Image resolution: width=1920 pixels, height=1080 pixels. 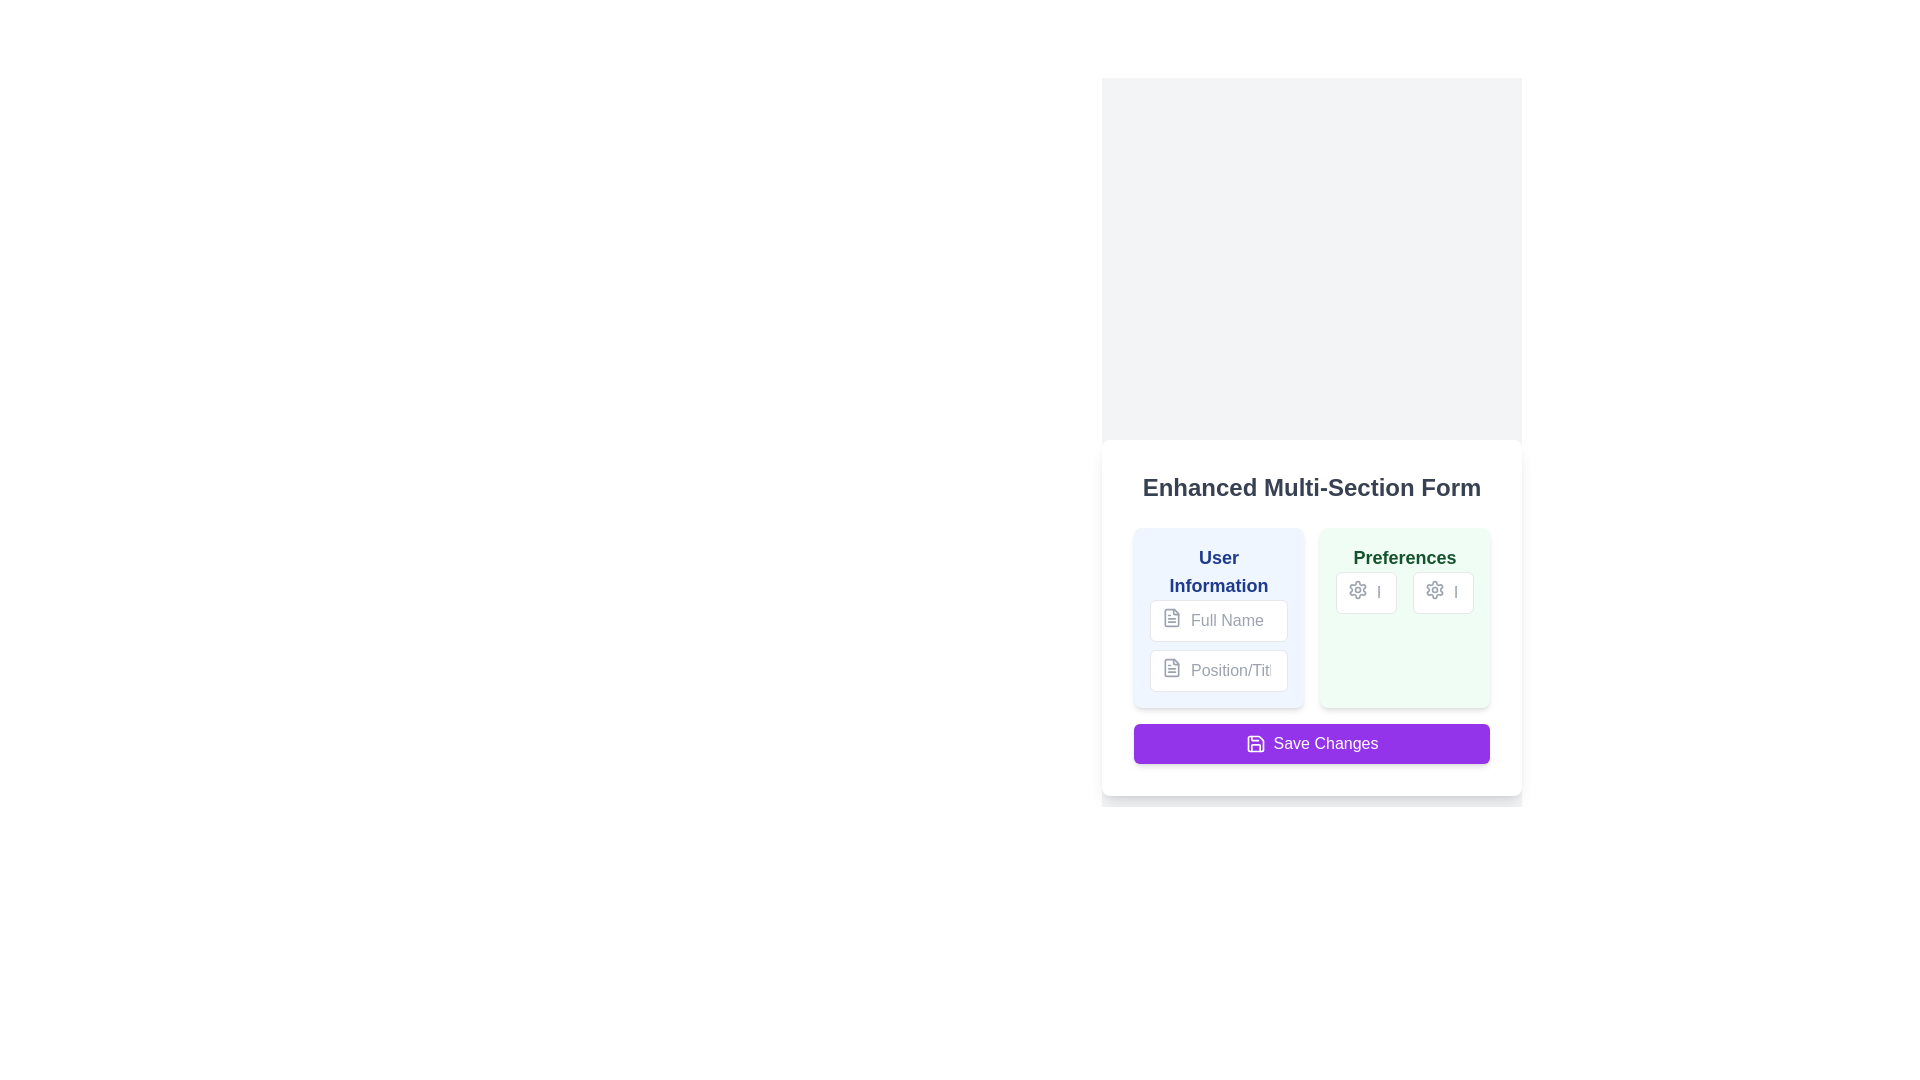 What do you see at coordinates (1254, 744) in the screenshot?
I see `the 'Save Changes' button, which contains a floppy disk icon representing the save action` at bounding box center [1254, 744].